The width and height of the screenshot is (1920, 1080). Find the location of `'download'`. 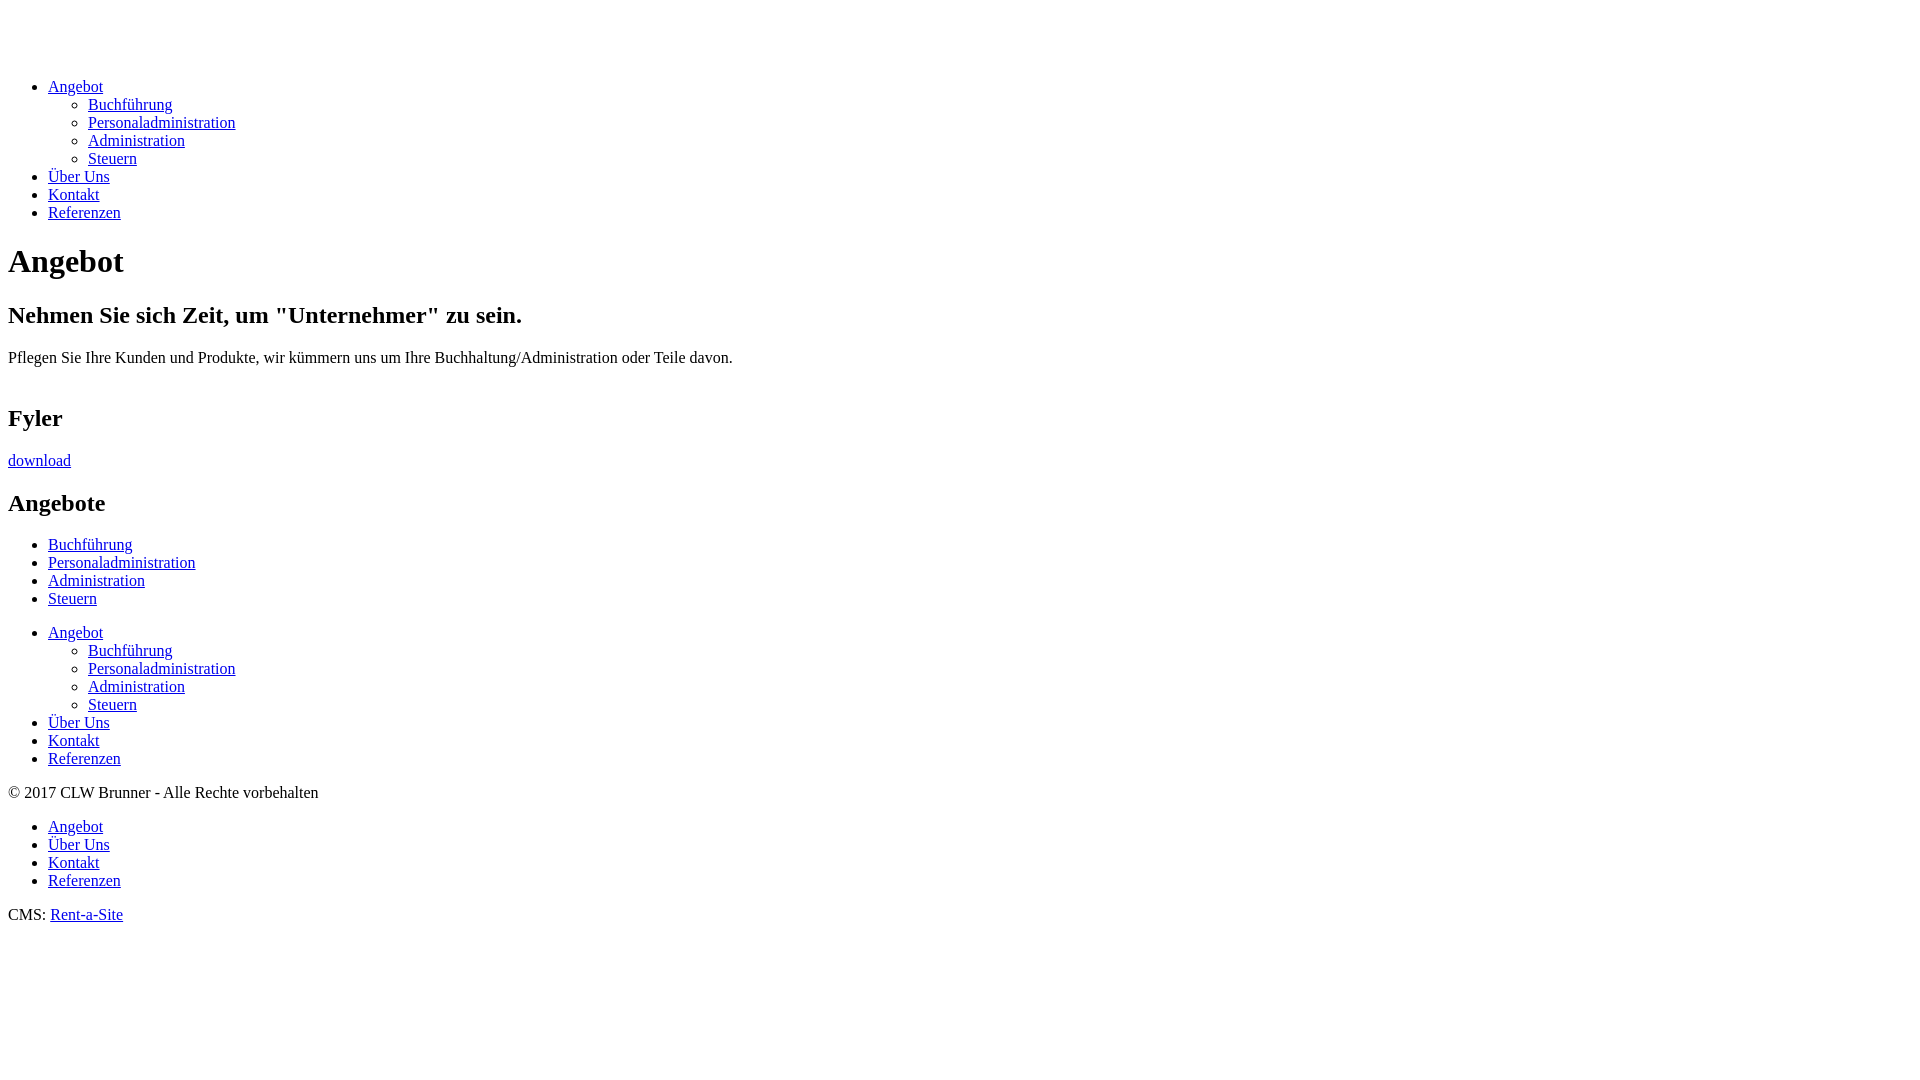

'download' is located at coordinates (39, 460).